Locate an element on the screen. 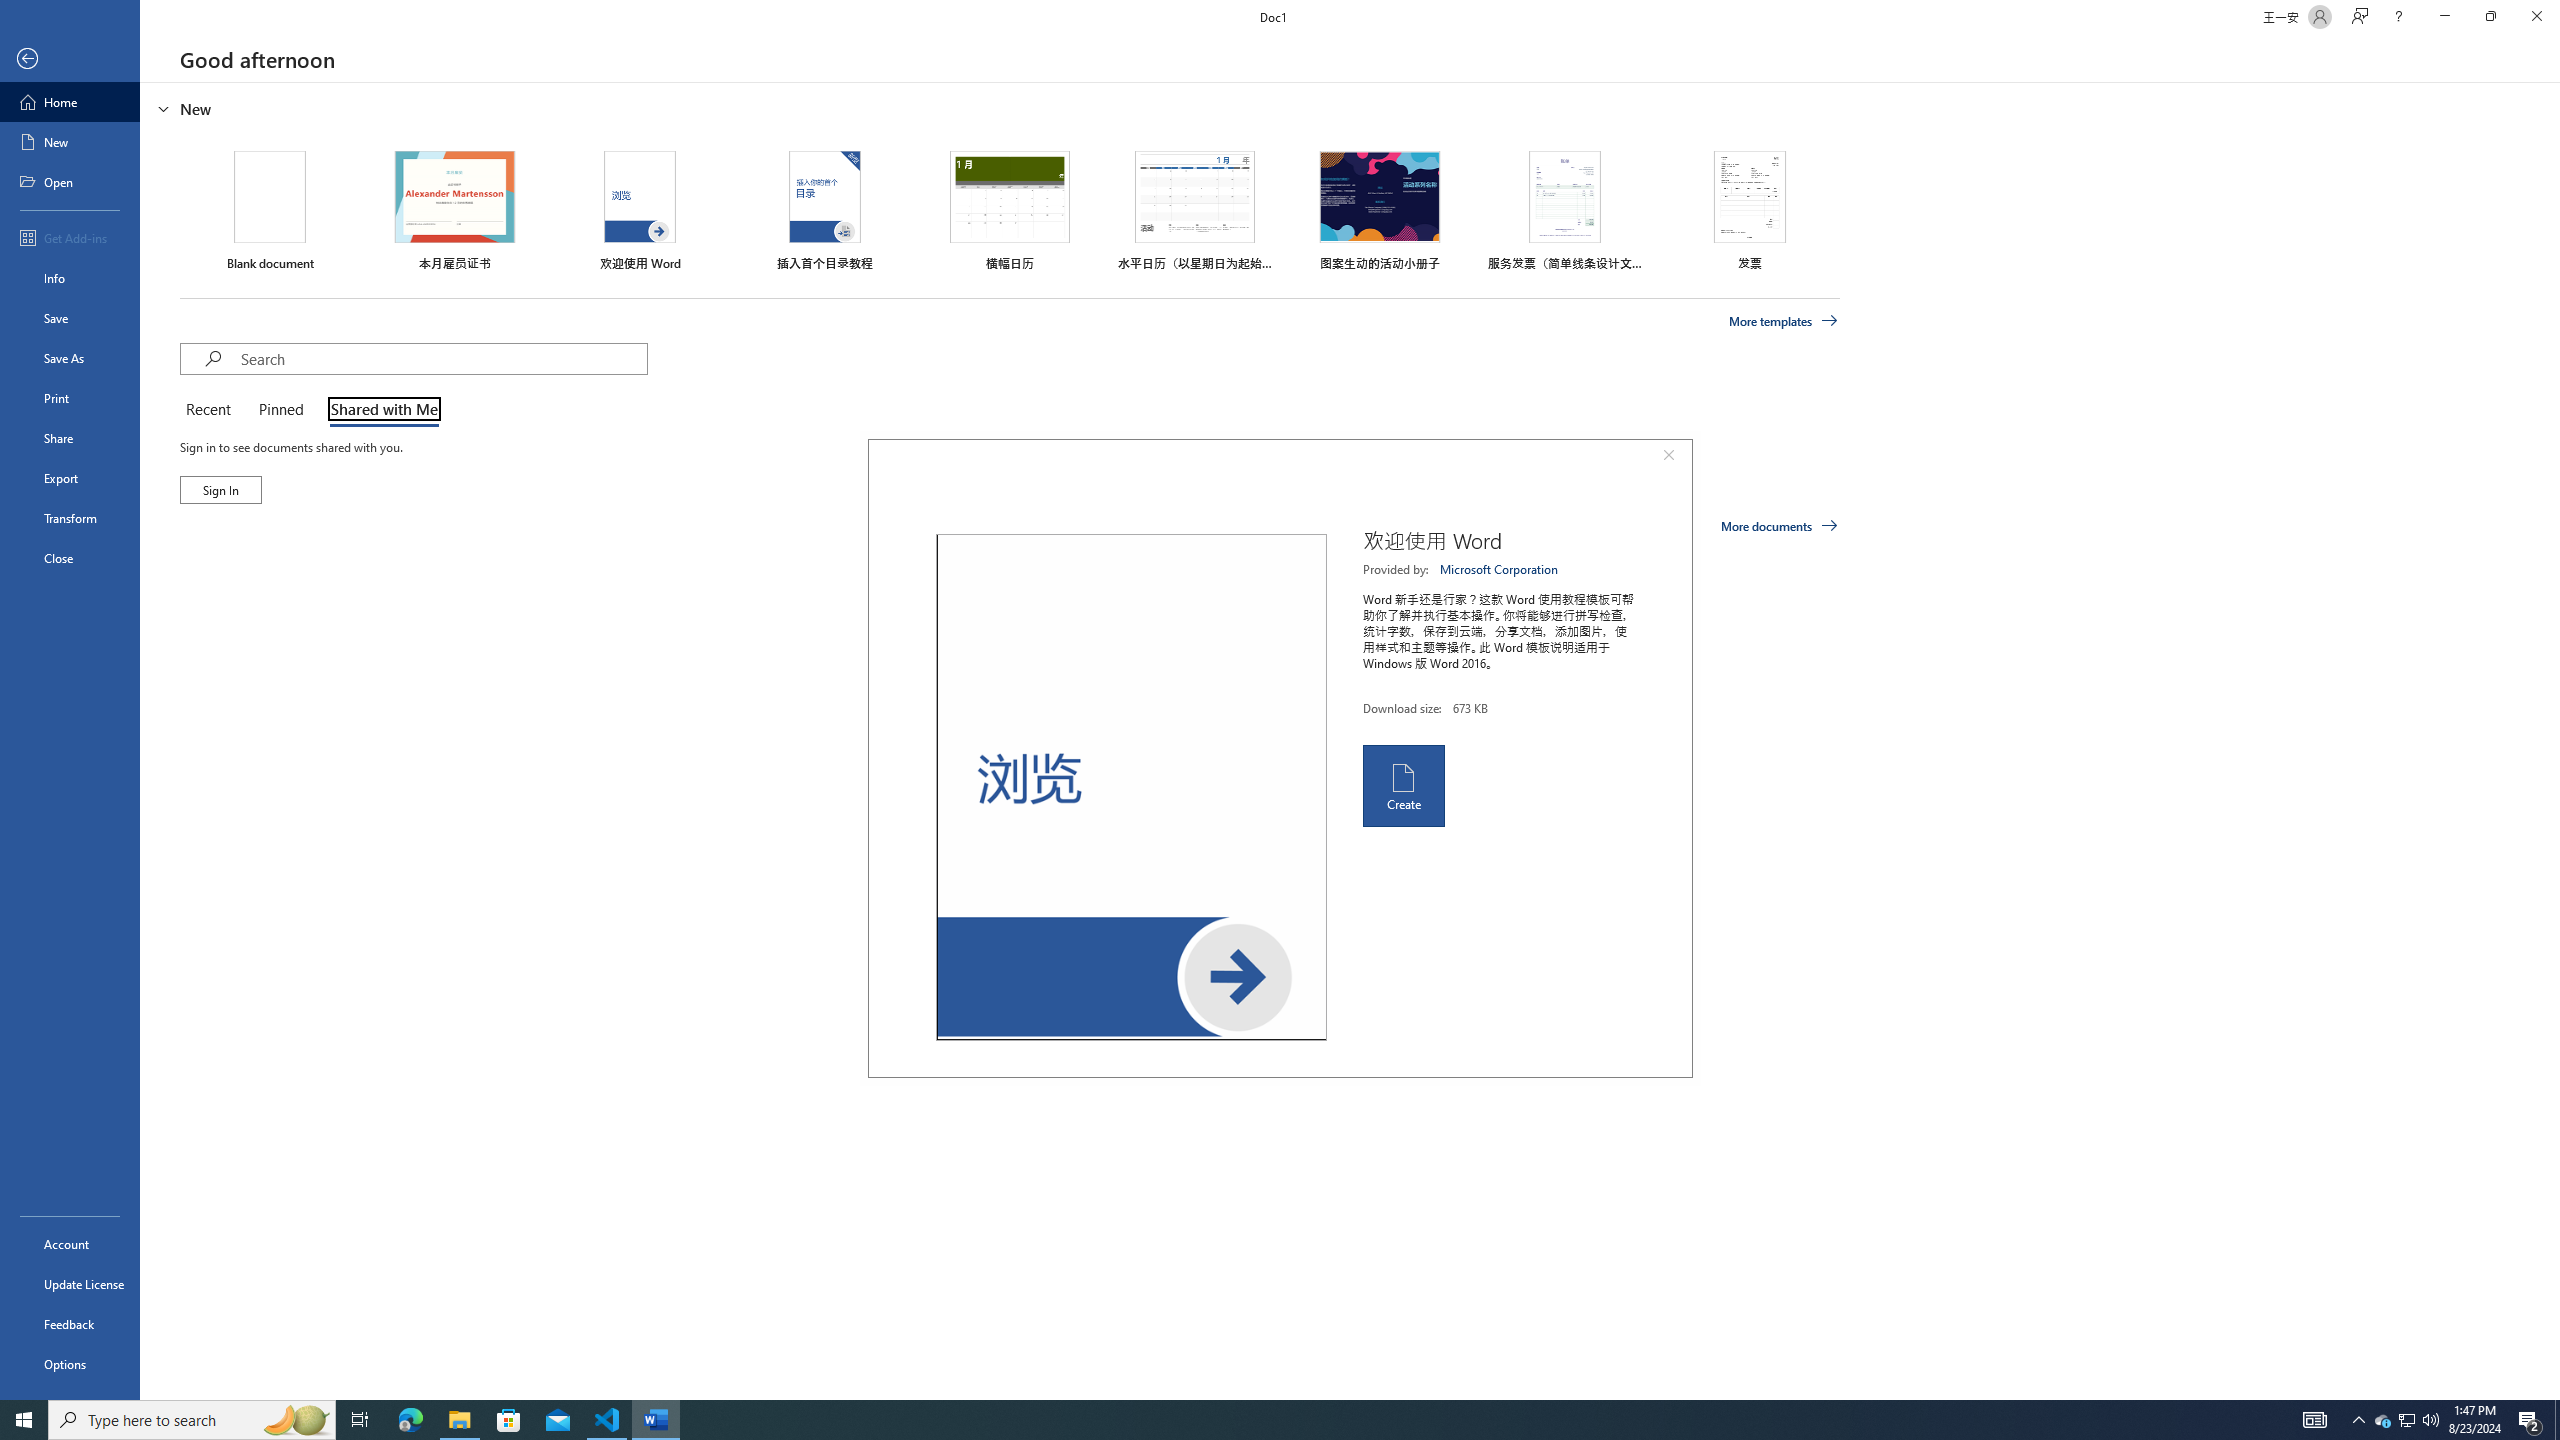  'Account' is located at coordinates (69, 1244).